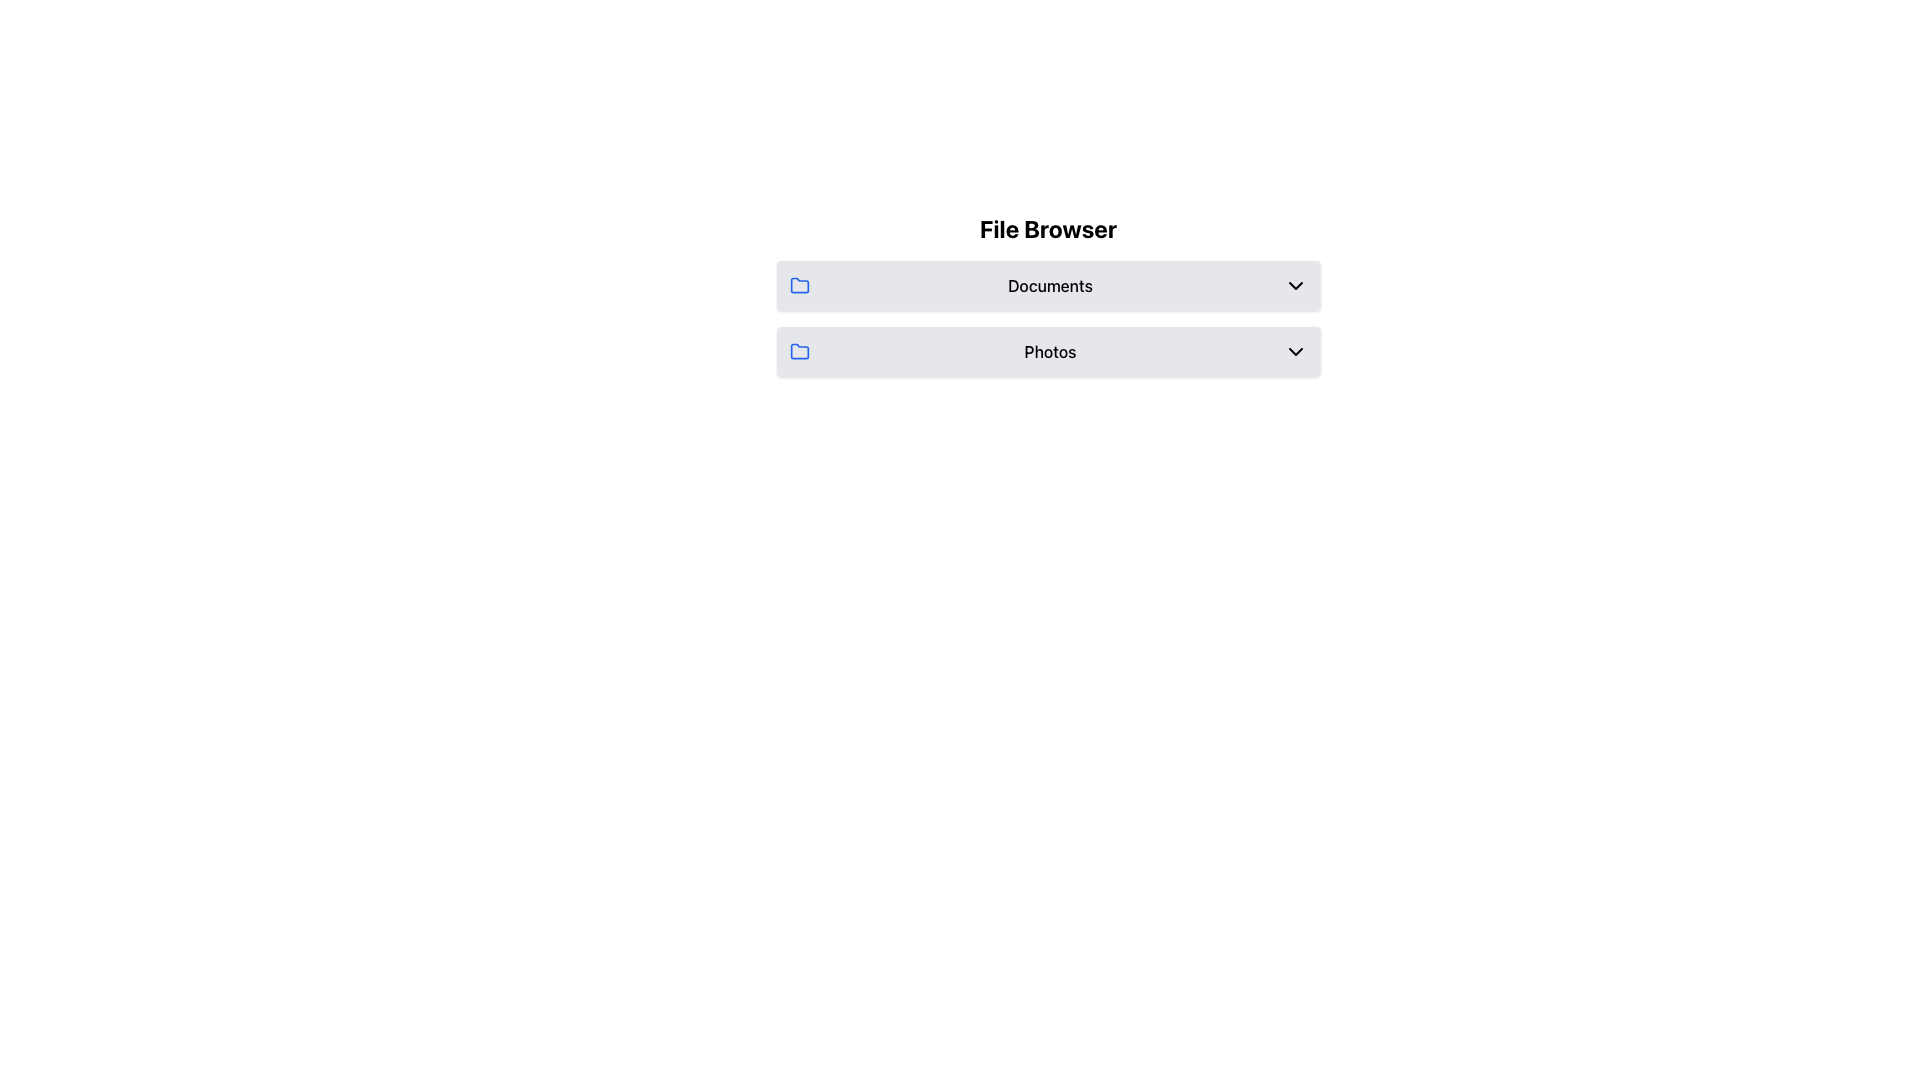 The height and width of the screenshot is (1080, 1920). What do you see at coordinates (798, 350) in the screenshot?
I see `the blue outlined folder icon labeled 'Photos' located in the second row of the interface` at bounding box center [798, 350].